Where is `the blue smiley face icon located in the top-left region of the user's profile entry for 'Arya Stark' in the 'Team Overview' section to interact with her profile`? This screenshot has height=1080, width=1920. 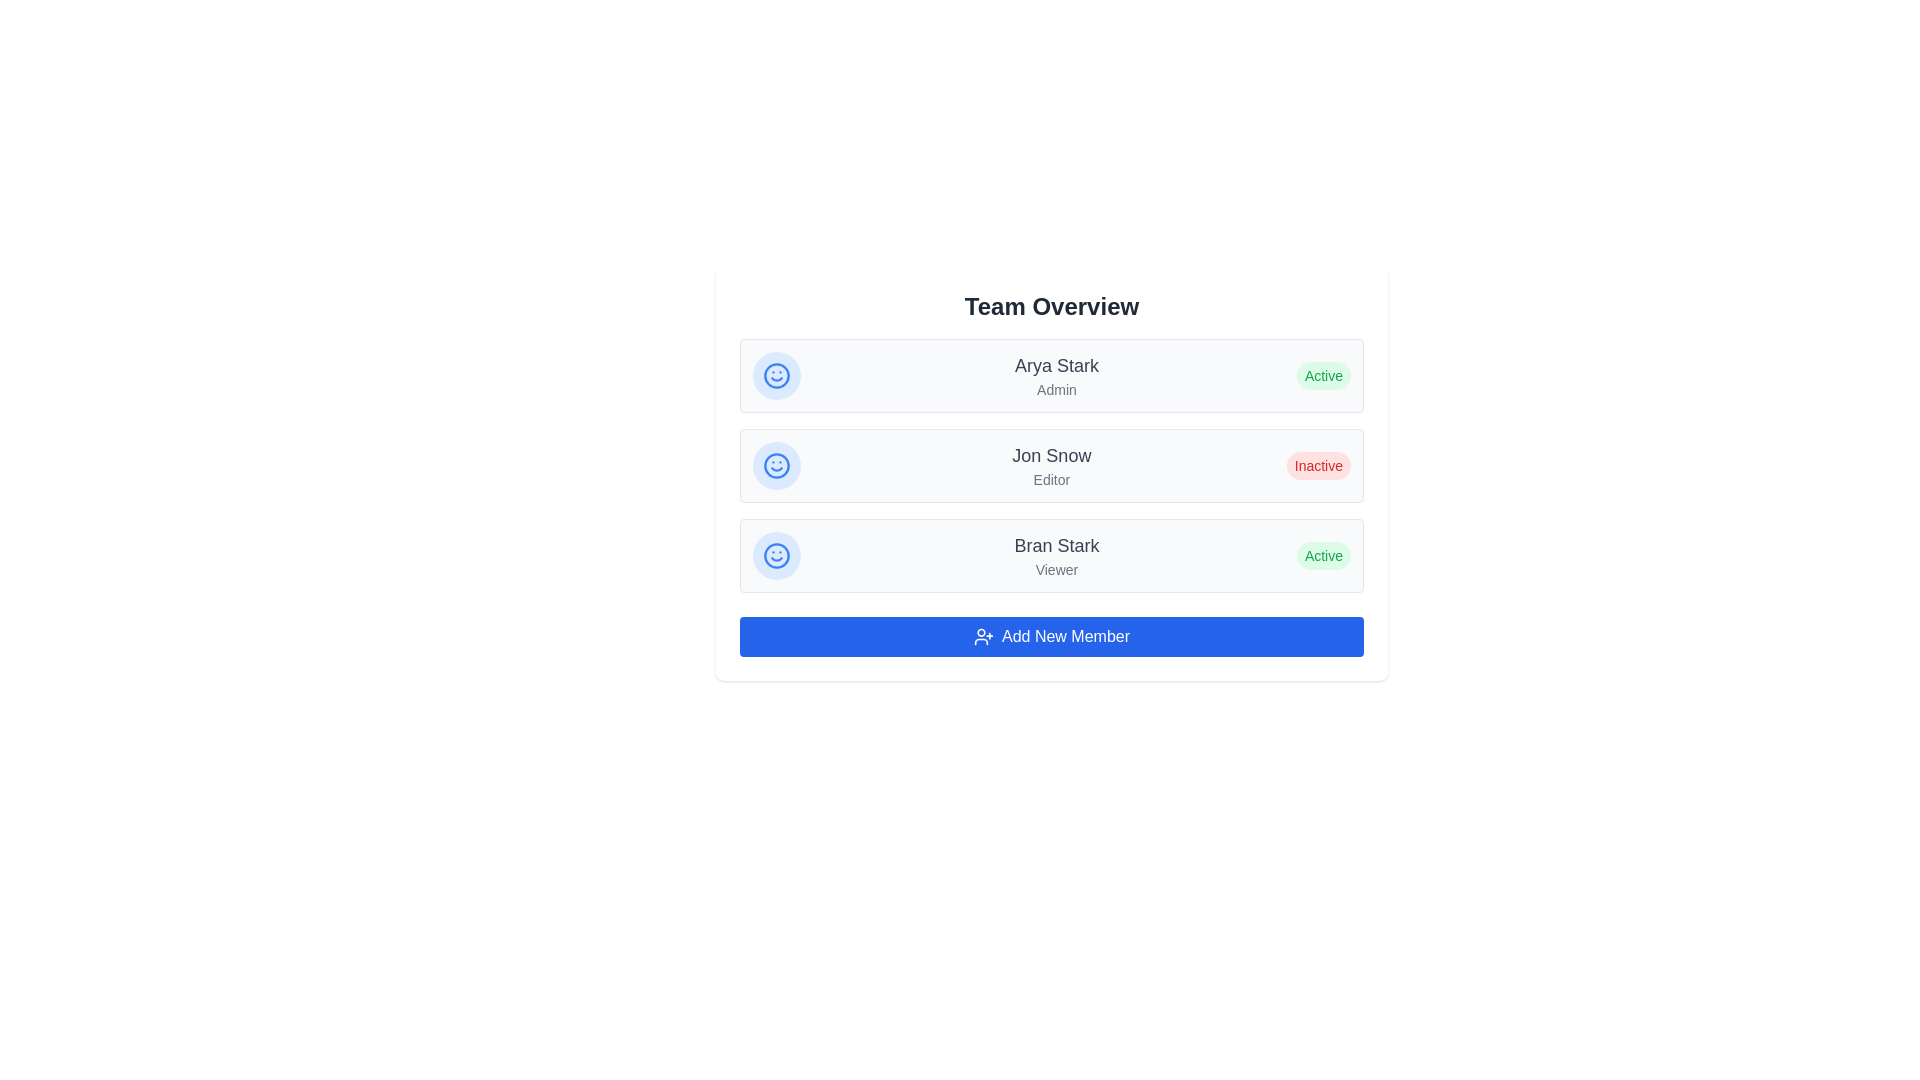 the blue smiley face icon located in the top-left region of the user's profile entry for 'Arya Stark' in the 'Team Overview' section to interact with her profile is located at coordinates (776, 375).